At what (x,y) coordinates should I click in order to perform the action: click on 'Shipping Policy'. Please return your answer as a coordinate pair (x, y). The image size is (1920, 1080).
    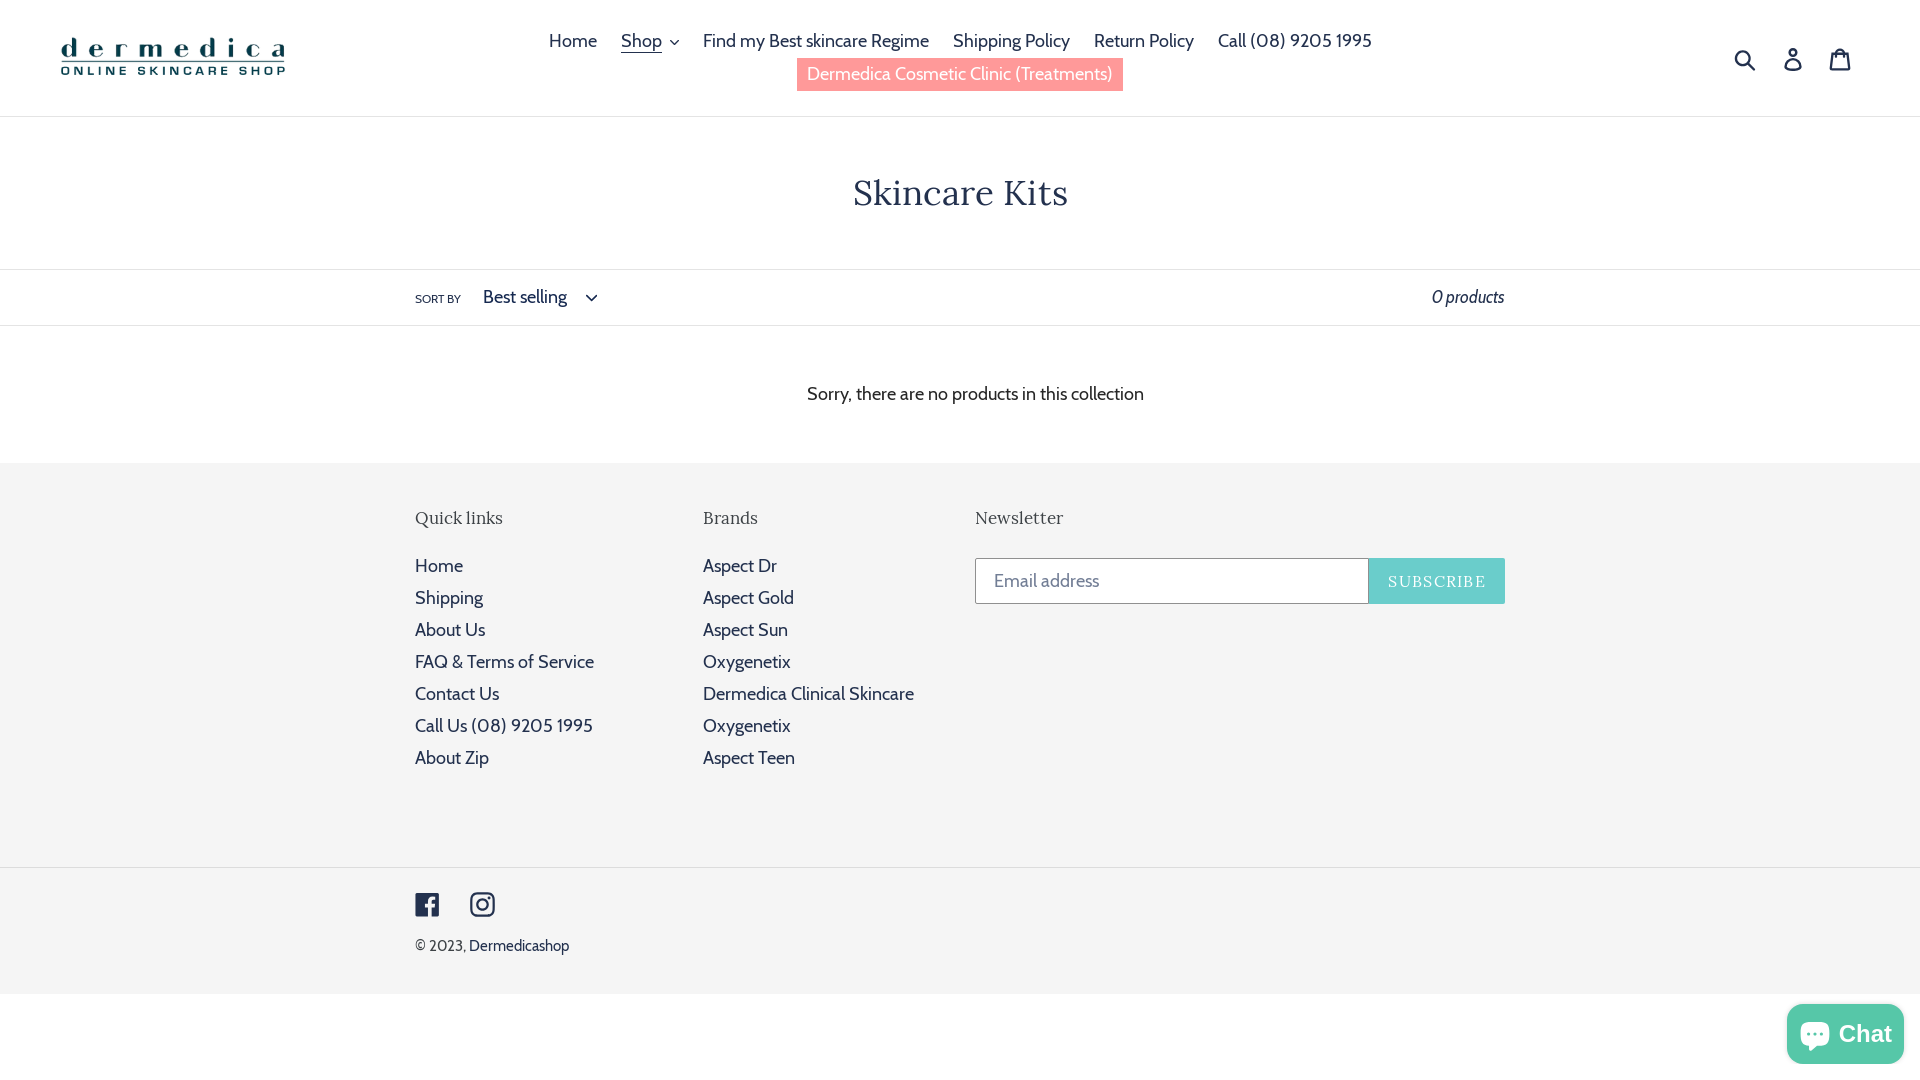
    Looking at the image, I should click on (1010, 41).